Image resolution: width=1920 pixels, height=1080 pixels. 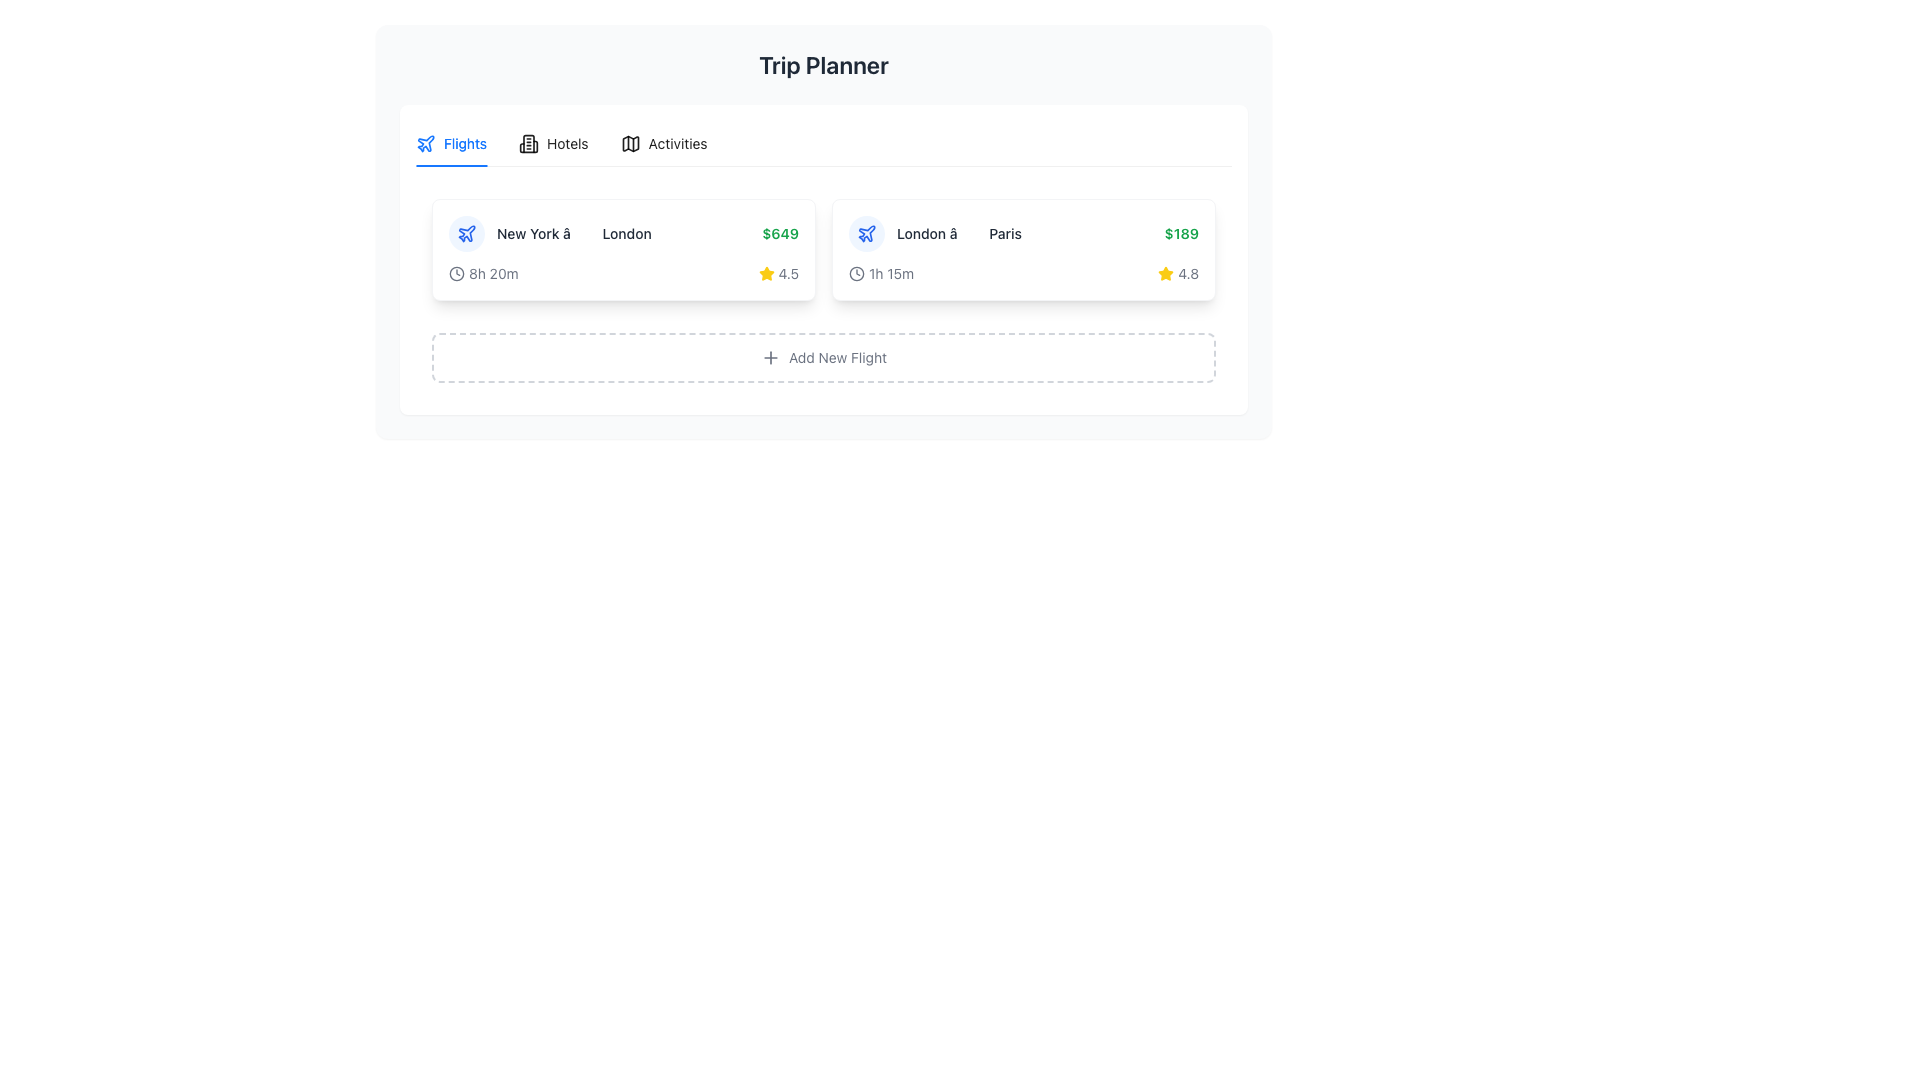 What do you see at coordinates (455, 273) in the screenshot?
I see `the circular outline symbol representing a clock face, which is positioned in the first column of the flight details list` at bounding box center [455, 273].